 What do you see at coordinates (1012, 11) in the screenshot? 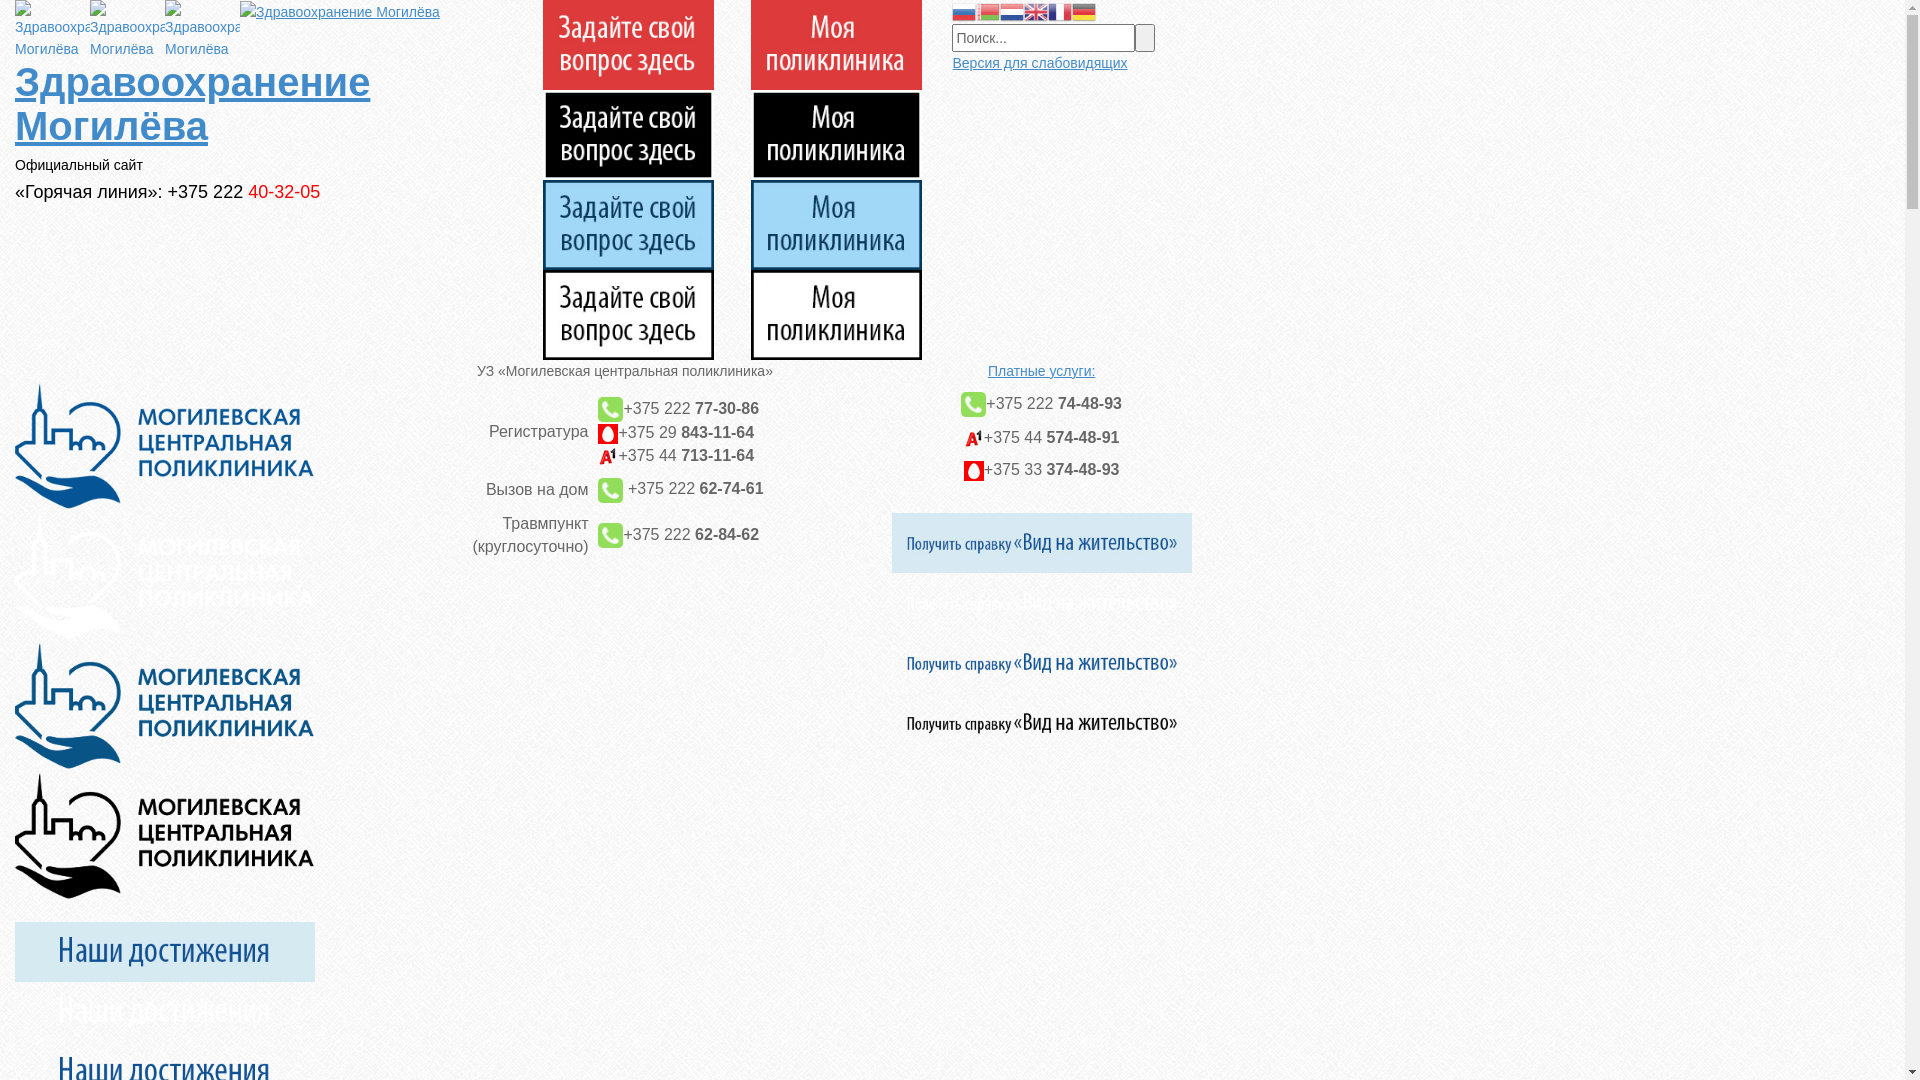
I see `'Dutch'` at bounding box center [1012, 11].